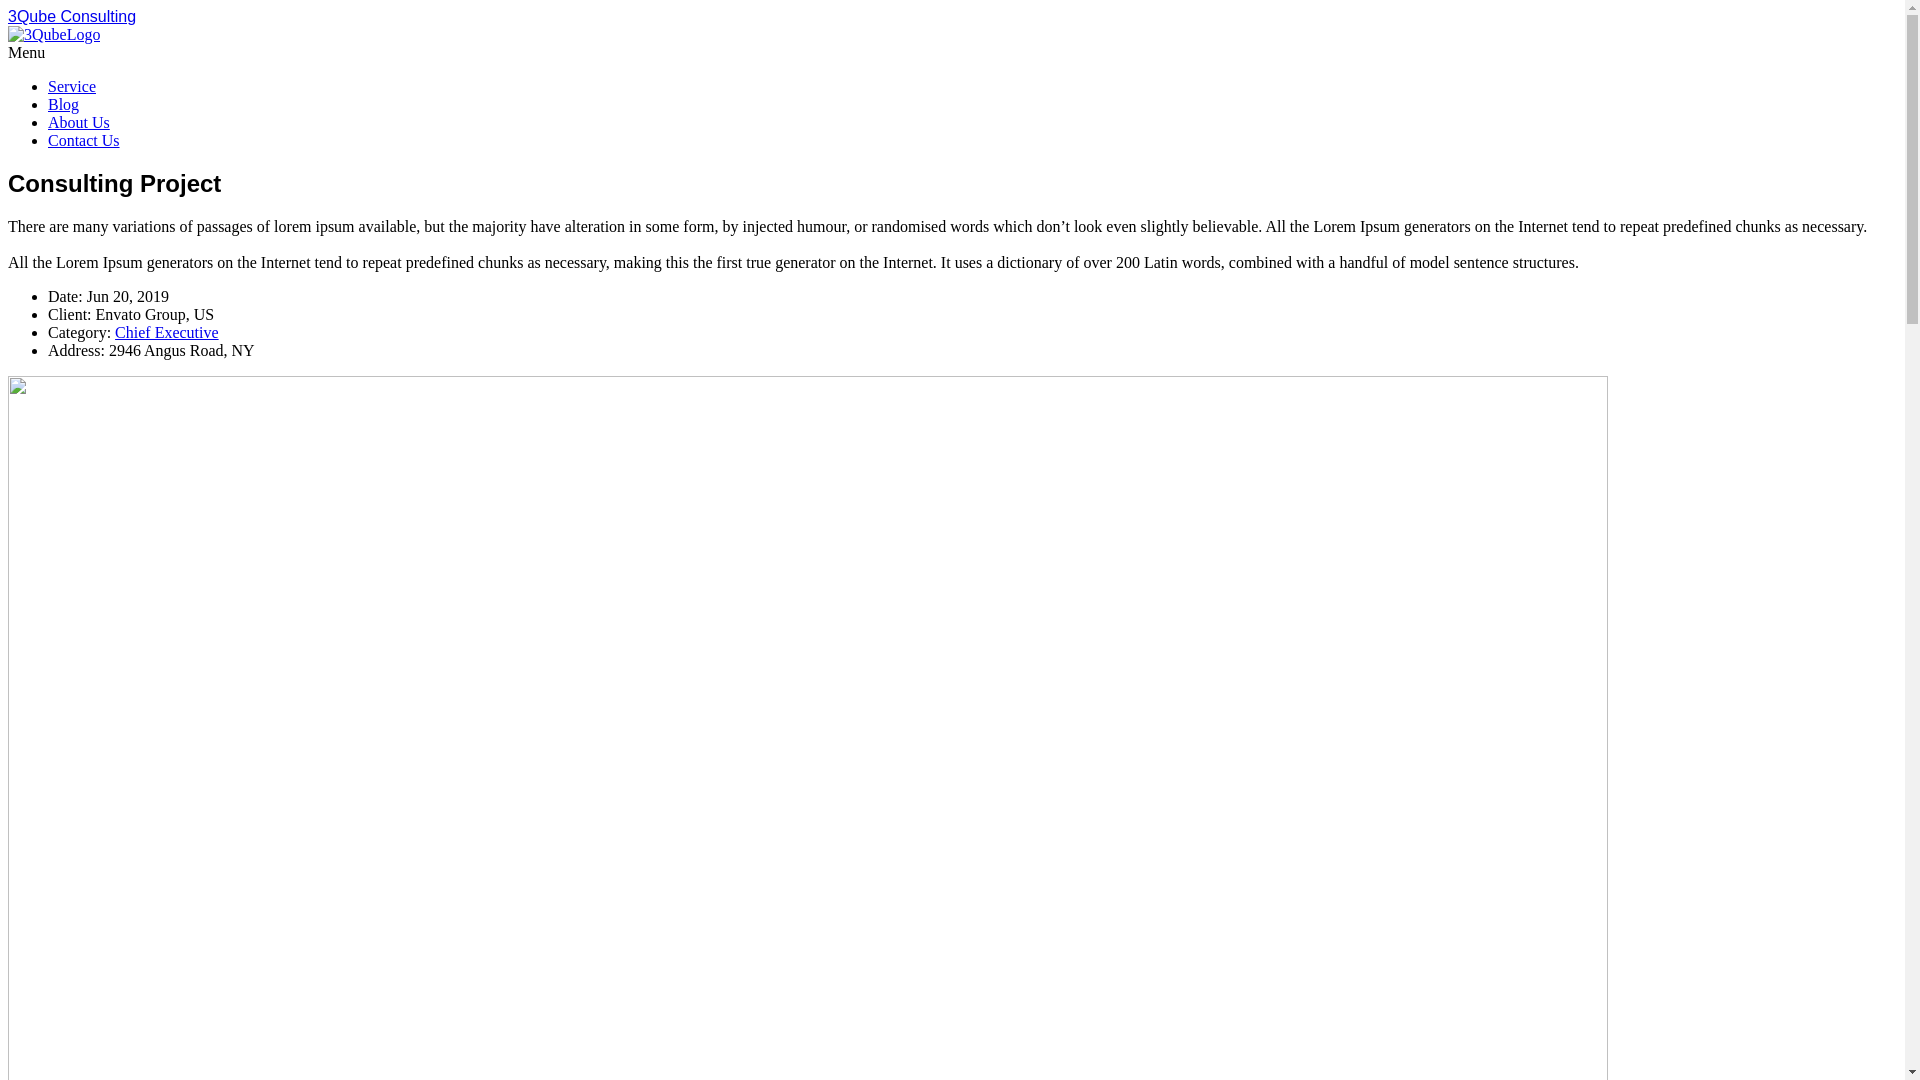 The height and width of the screenshot is (1080, 1920). What do you see at coordinates (48, 85) in the screenshot?
I see `'Service'` at bounding box center [48, 85].